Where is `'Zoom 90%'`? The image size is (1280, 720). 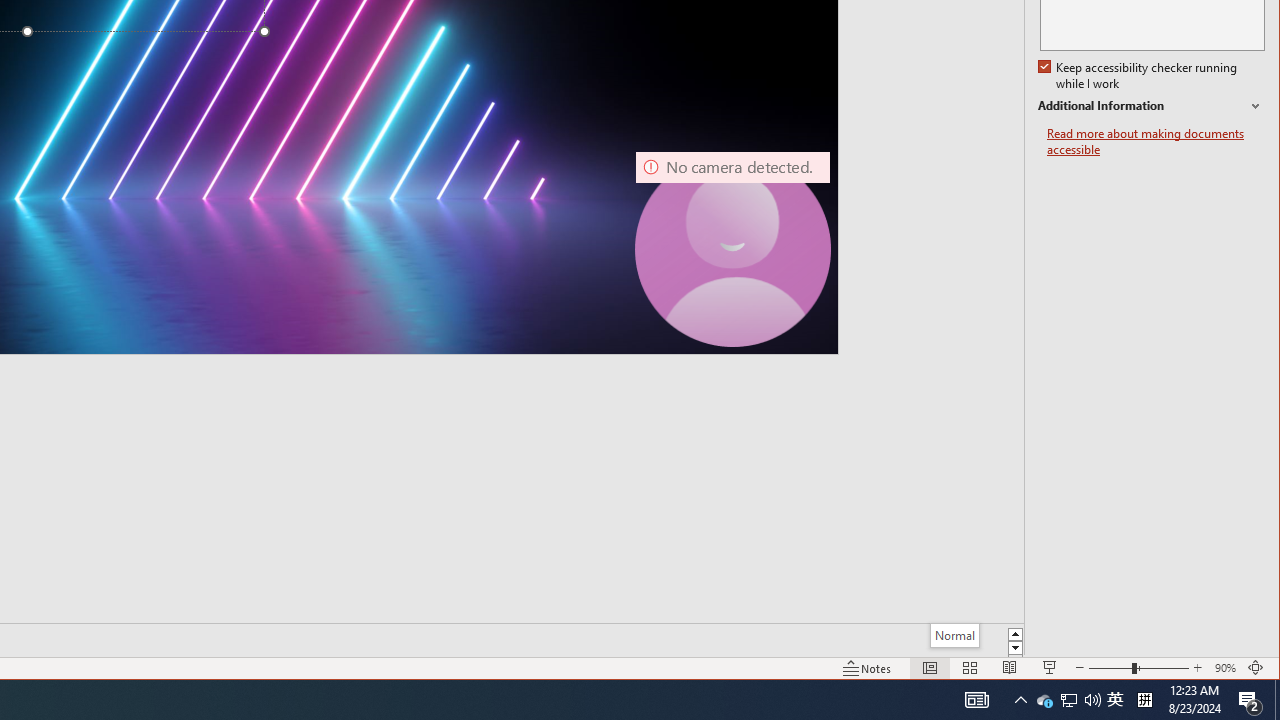 'Zoom 90%' is located at coordinates (1224, 668).